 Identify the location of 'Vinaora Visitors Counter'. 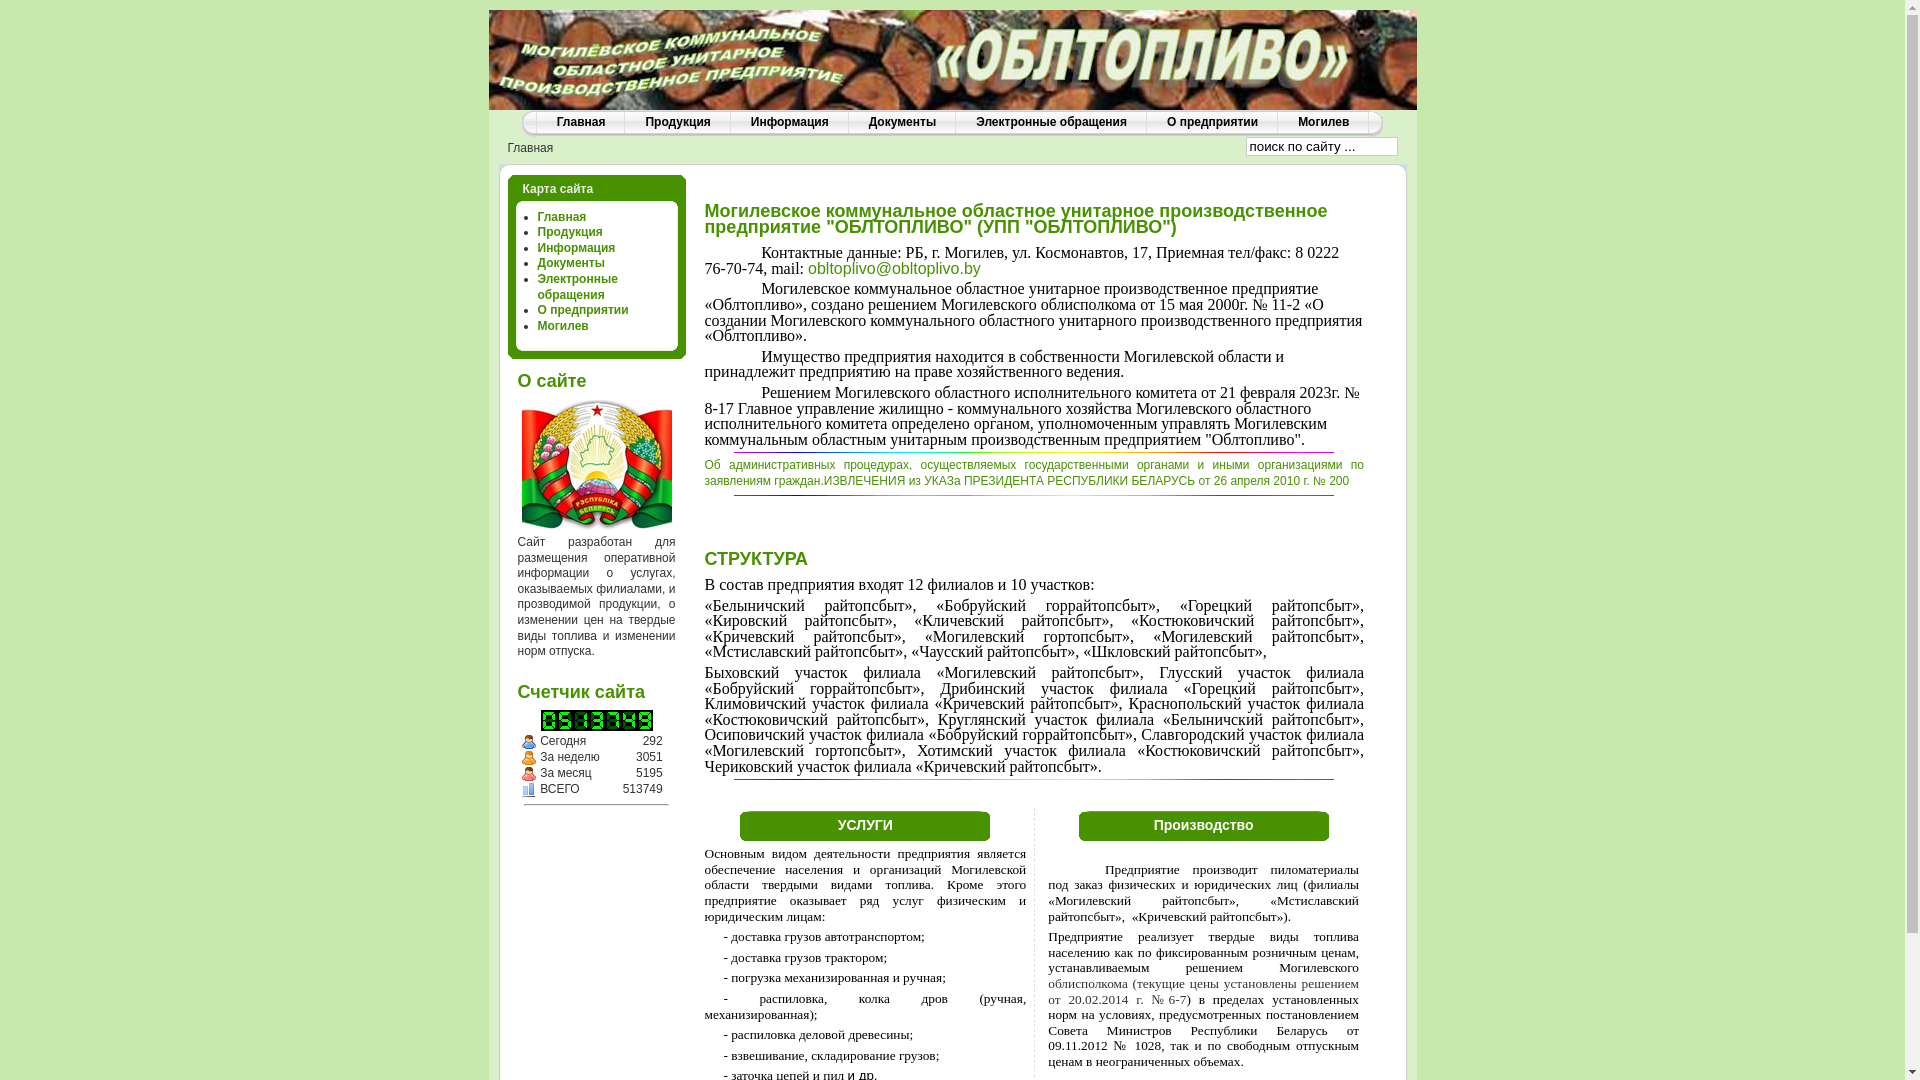
(643, 720).